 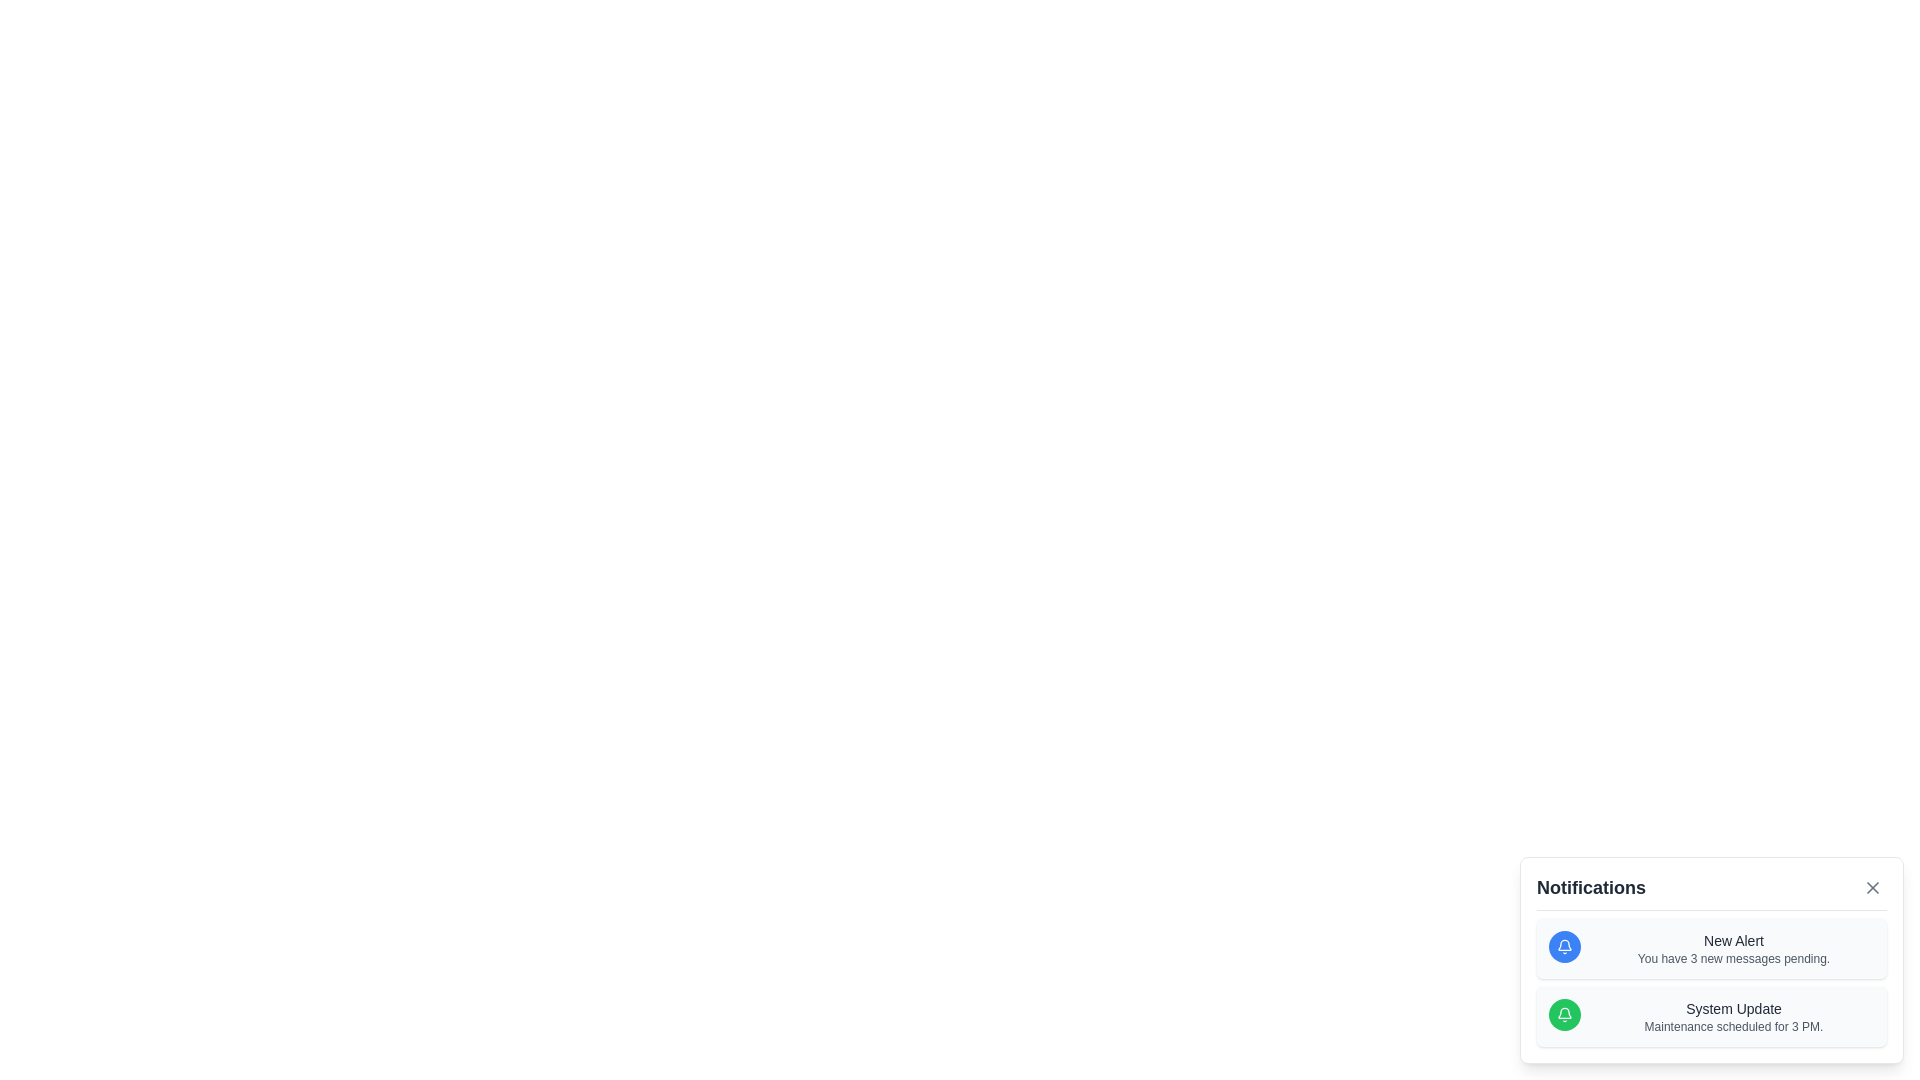 I want to click on the notification icon located in the upper-left corner of the notification card with title 'New Alert' and description 'You have 3 new messages pending', so click(x=1563, y=946).